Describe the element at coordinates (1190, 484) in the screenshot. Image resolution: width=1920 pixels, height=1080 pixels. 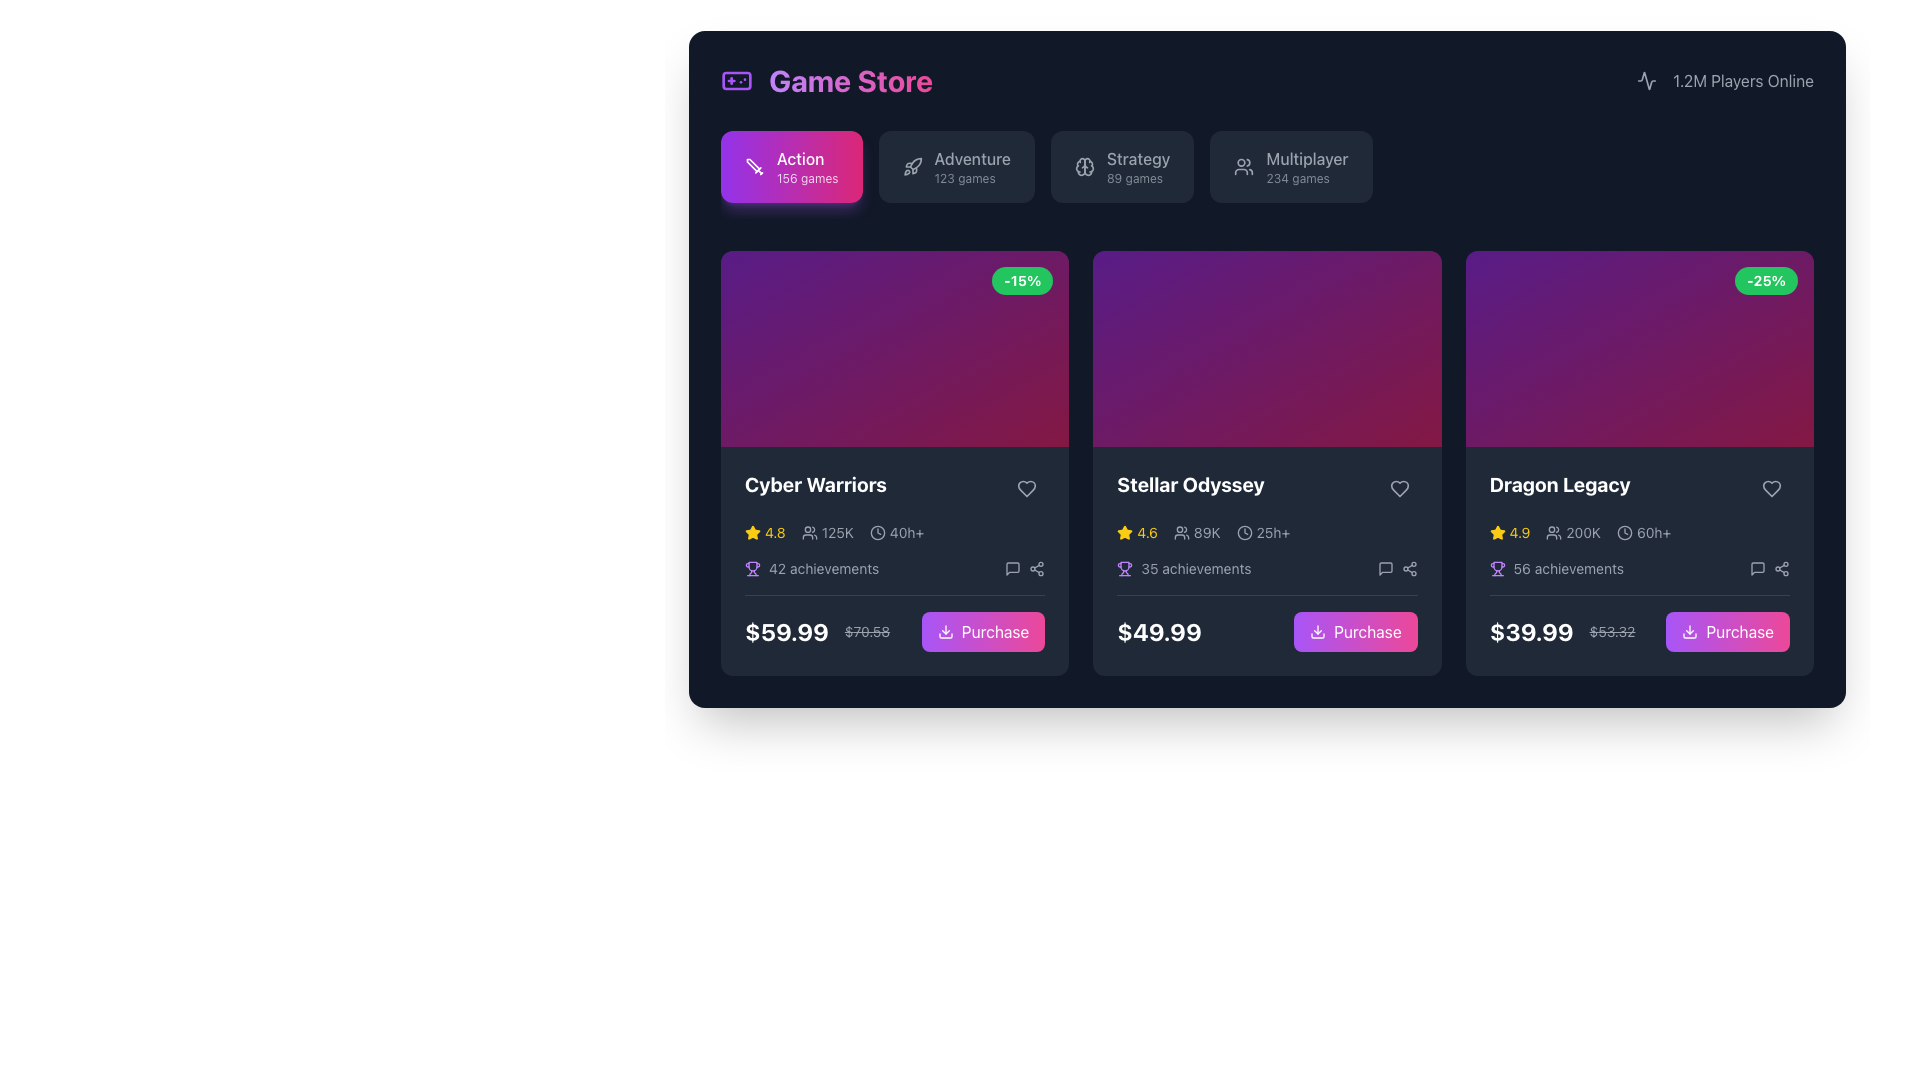
I see `the text label displaying the title 'Stellar Odyssey', located at the top of the second game card in the 'Game Store' section` at that location.